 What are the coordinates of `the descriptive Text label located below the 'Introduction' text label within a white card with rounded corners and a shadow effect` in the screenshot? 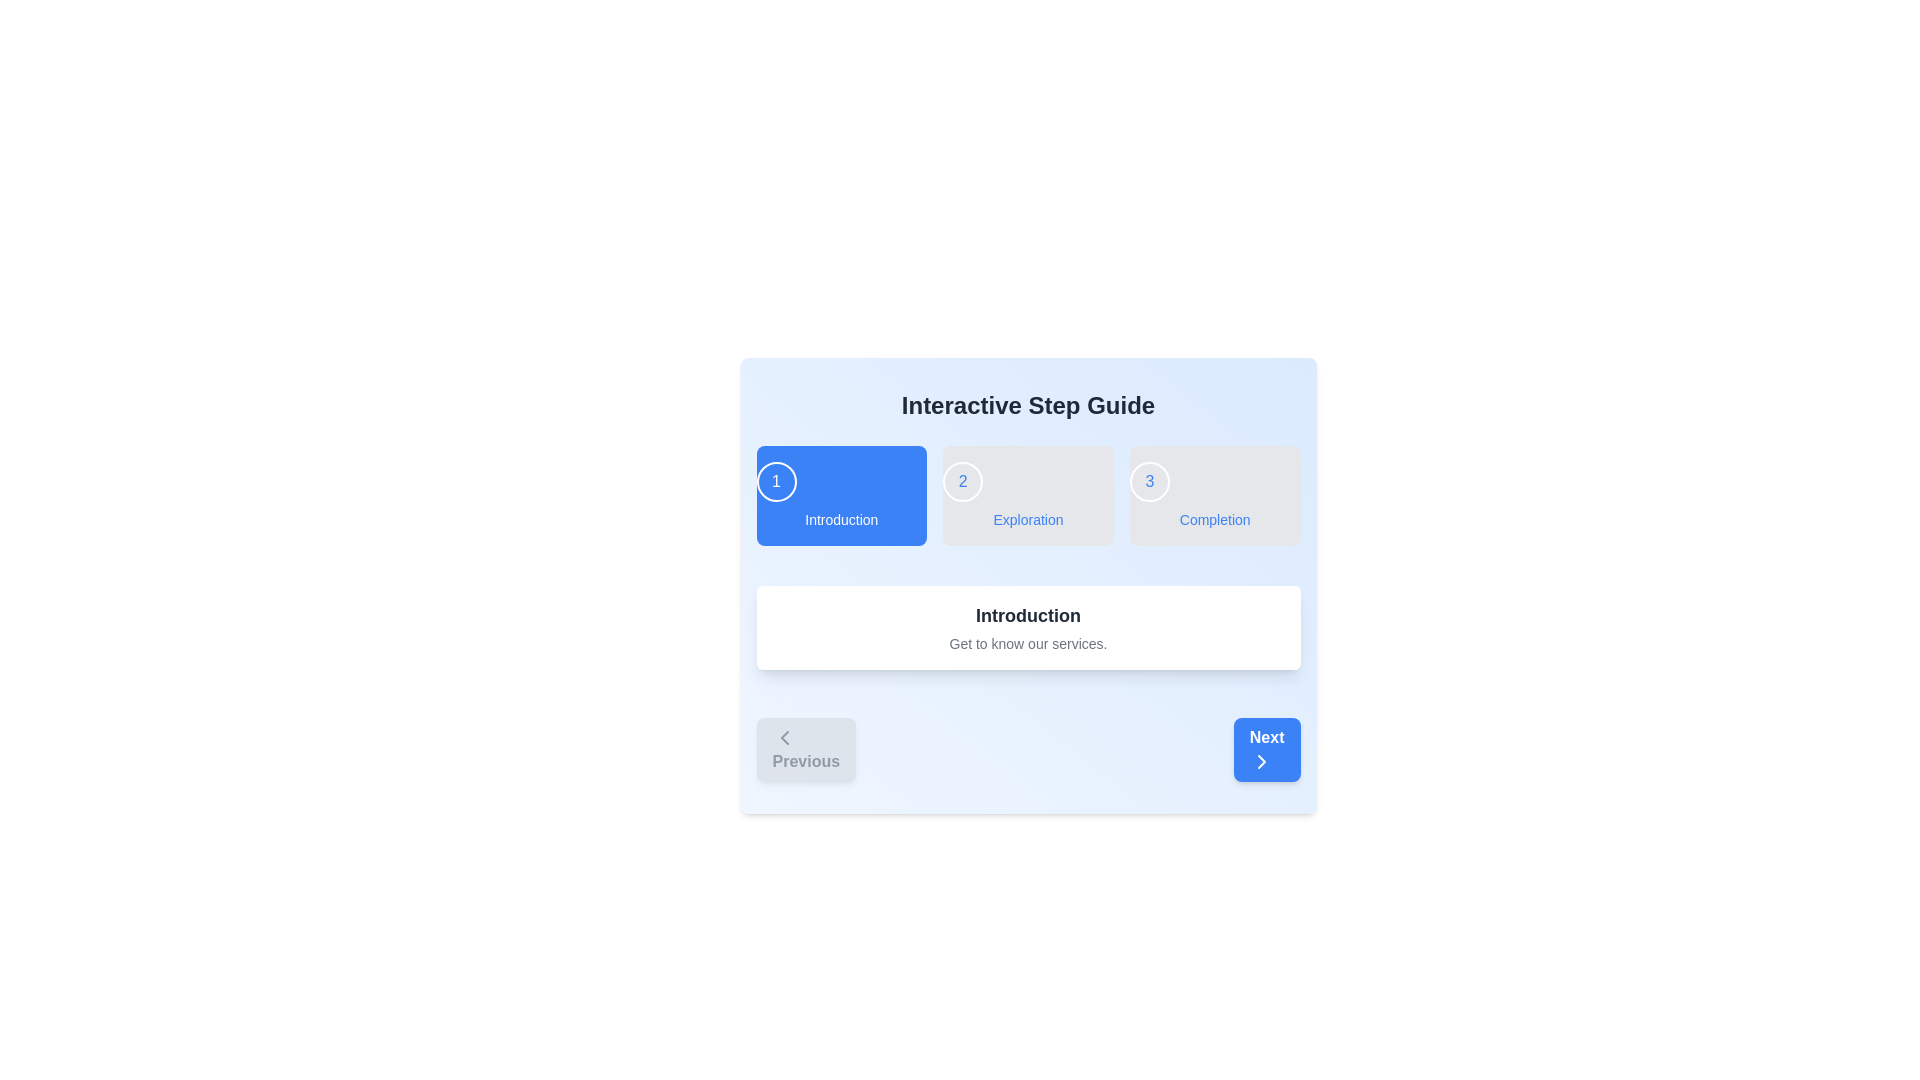 It's located at (1028, 644).